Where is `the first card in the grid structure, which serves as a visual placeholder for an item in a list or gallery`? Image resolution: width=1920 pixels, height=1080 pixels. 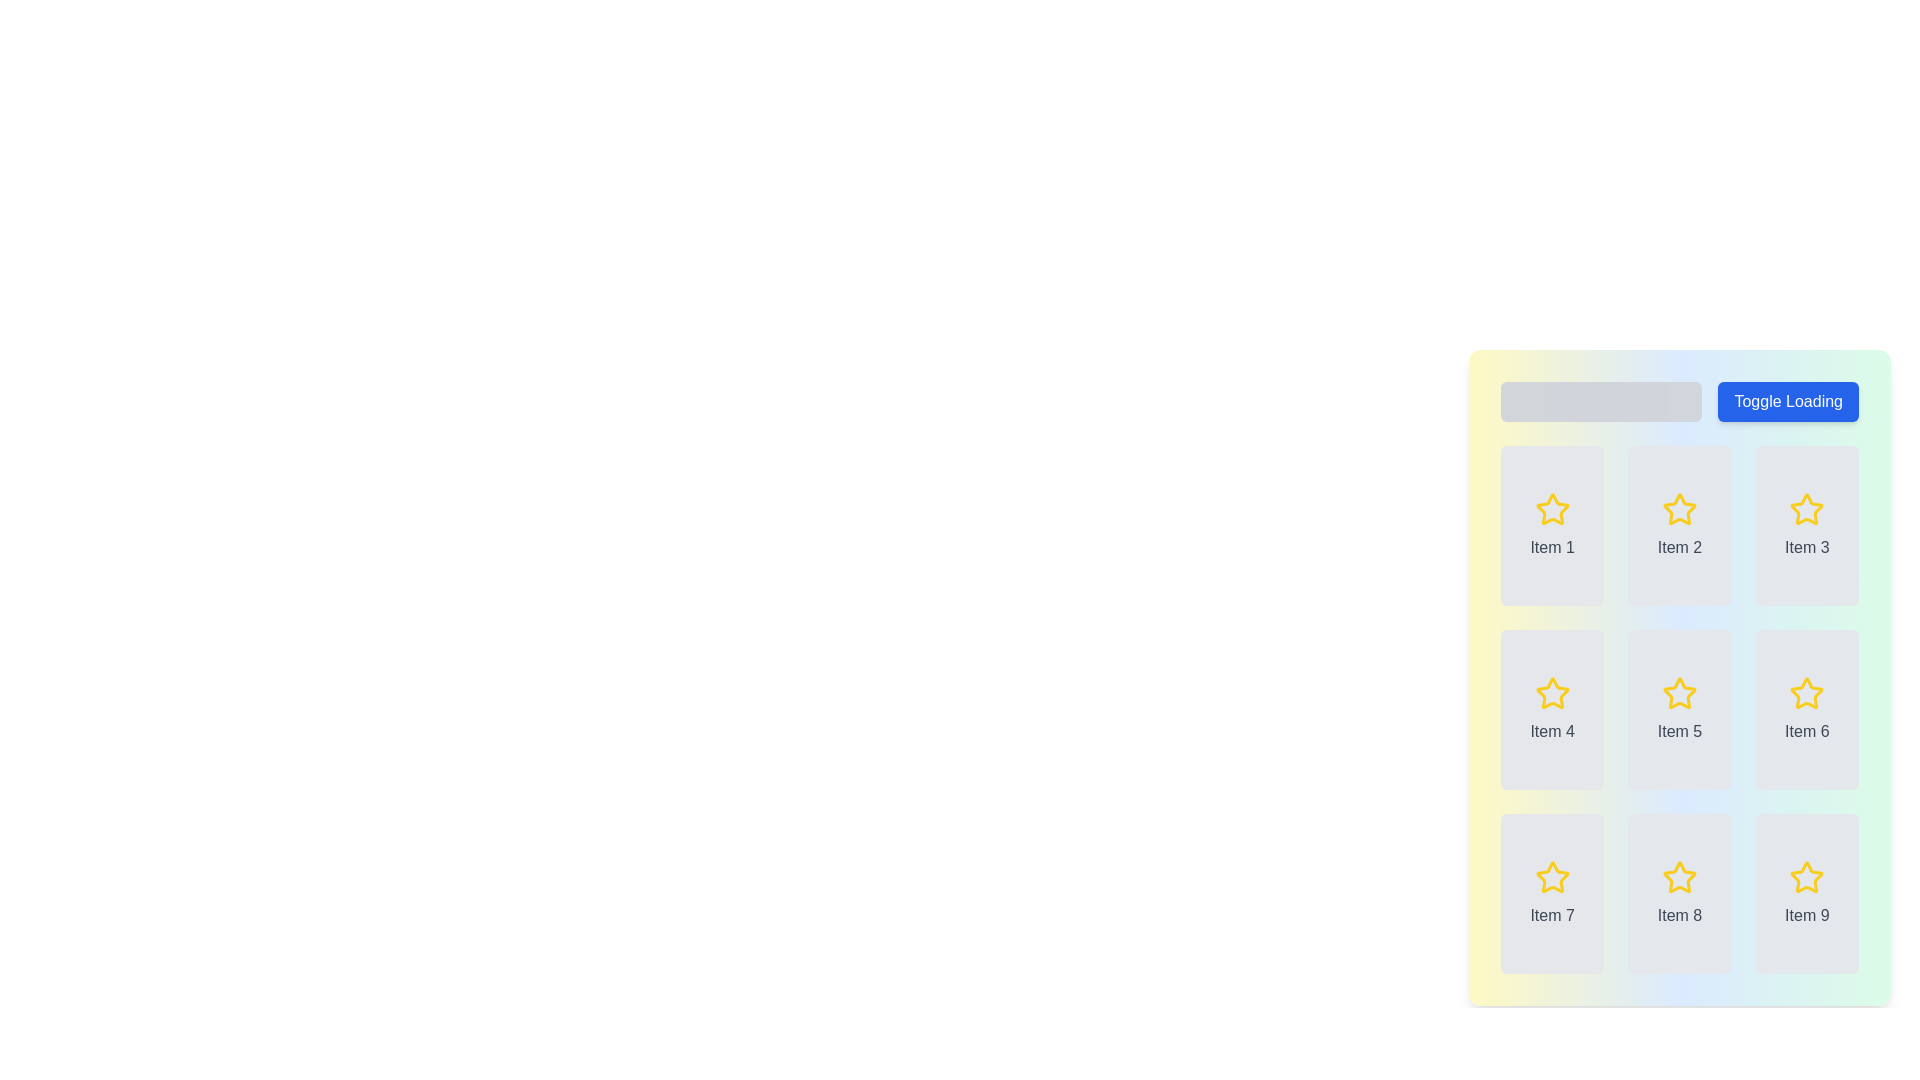
the first card in the grid structure, which serves as a visual placeholder for an item in a list or gallery is located at coordinates (1551, 524).